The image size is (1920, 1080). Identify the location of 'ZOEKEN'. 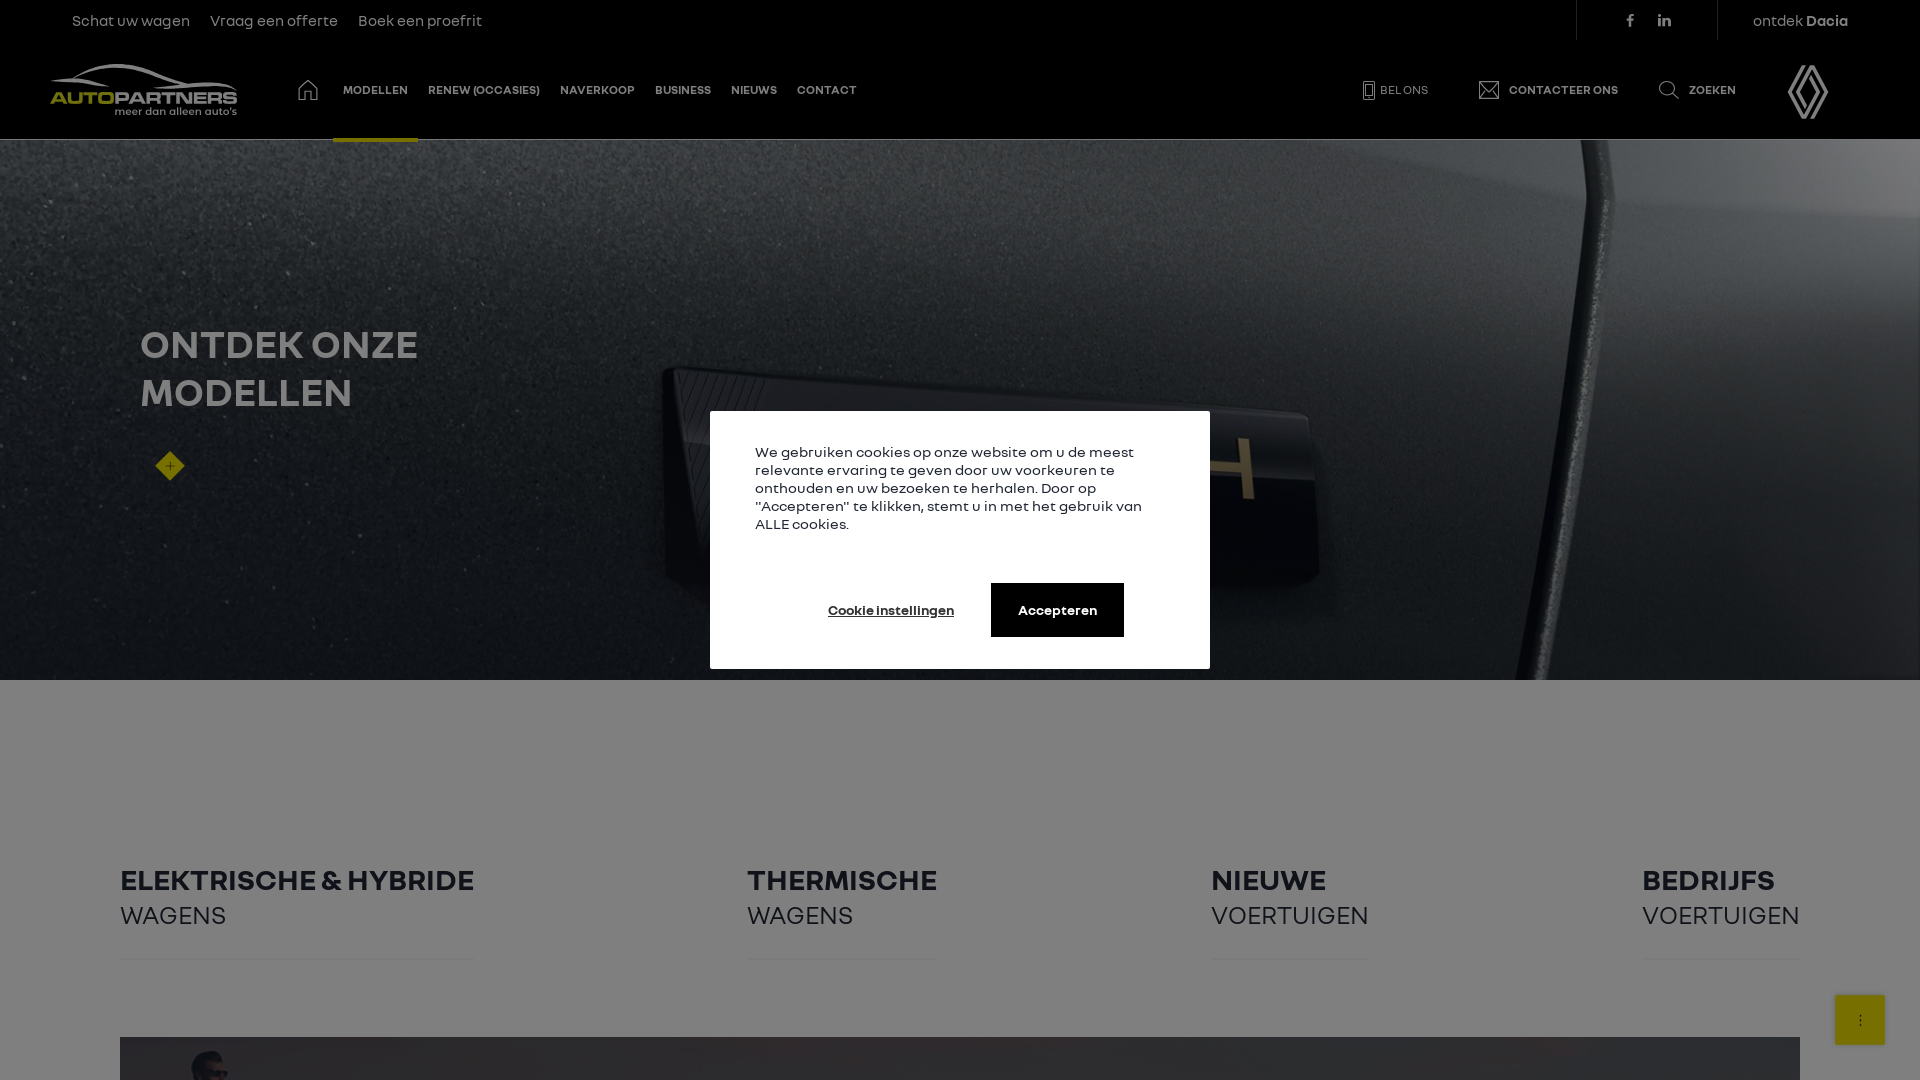
(1637, 88).